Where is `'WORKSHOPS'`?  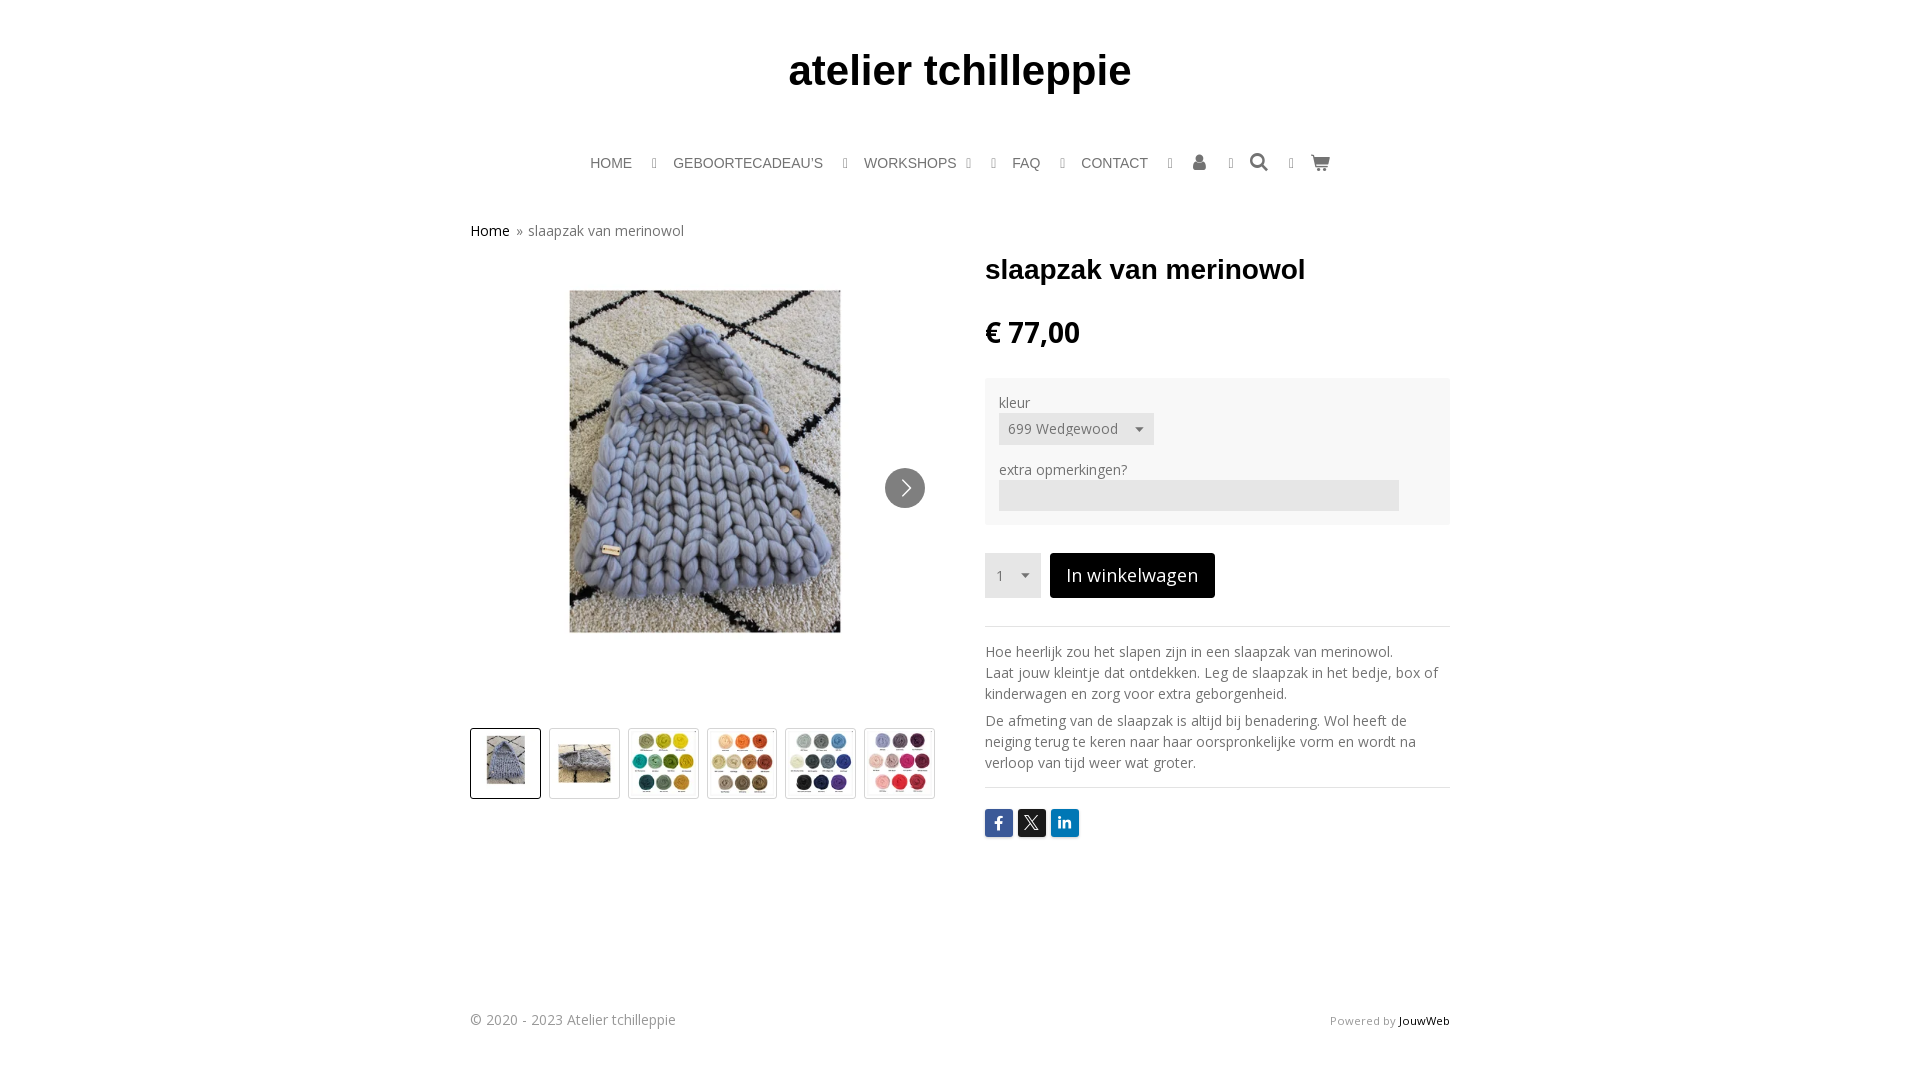 'WORKSHOPS' is located at coordinates (916, 162).